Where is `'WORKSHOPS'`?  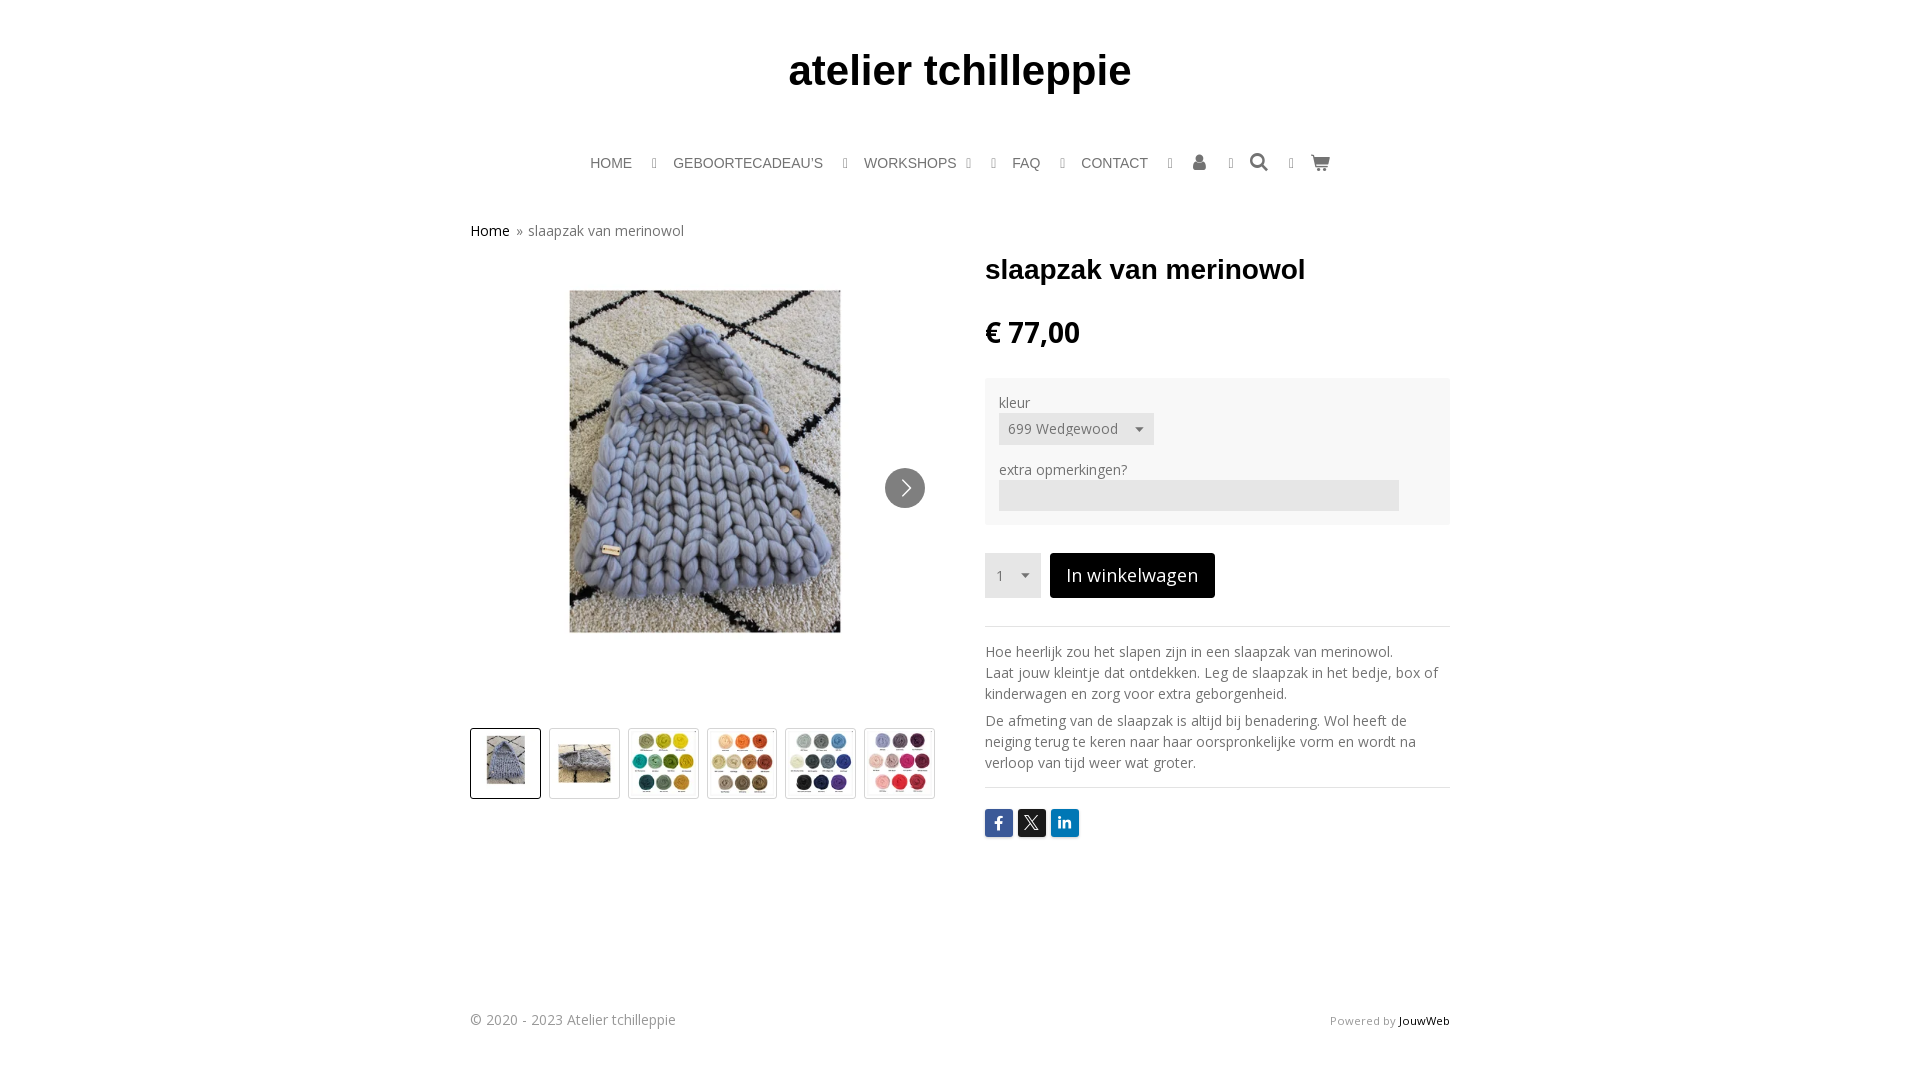 'WORKSHOPS' is located at coordinates (916, 162).